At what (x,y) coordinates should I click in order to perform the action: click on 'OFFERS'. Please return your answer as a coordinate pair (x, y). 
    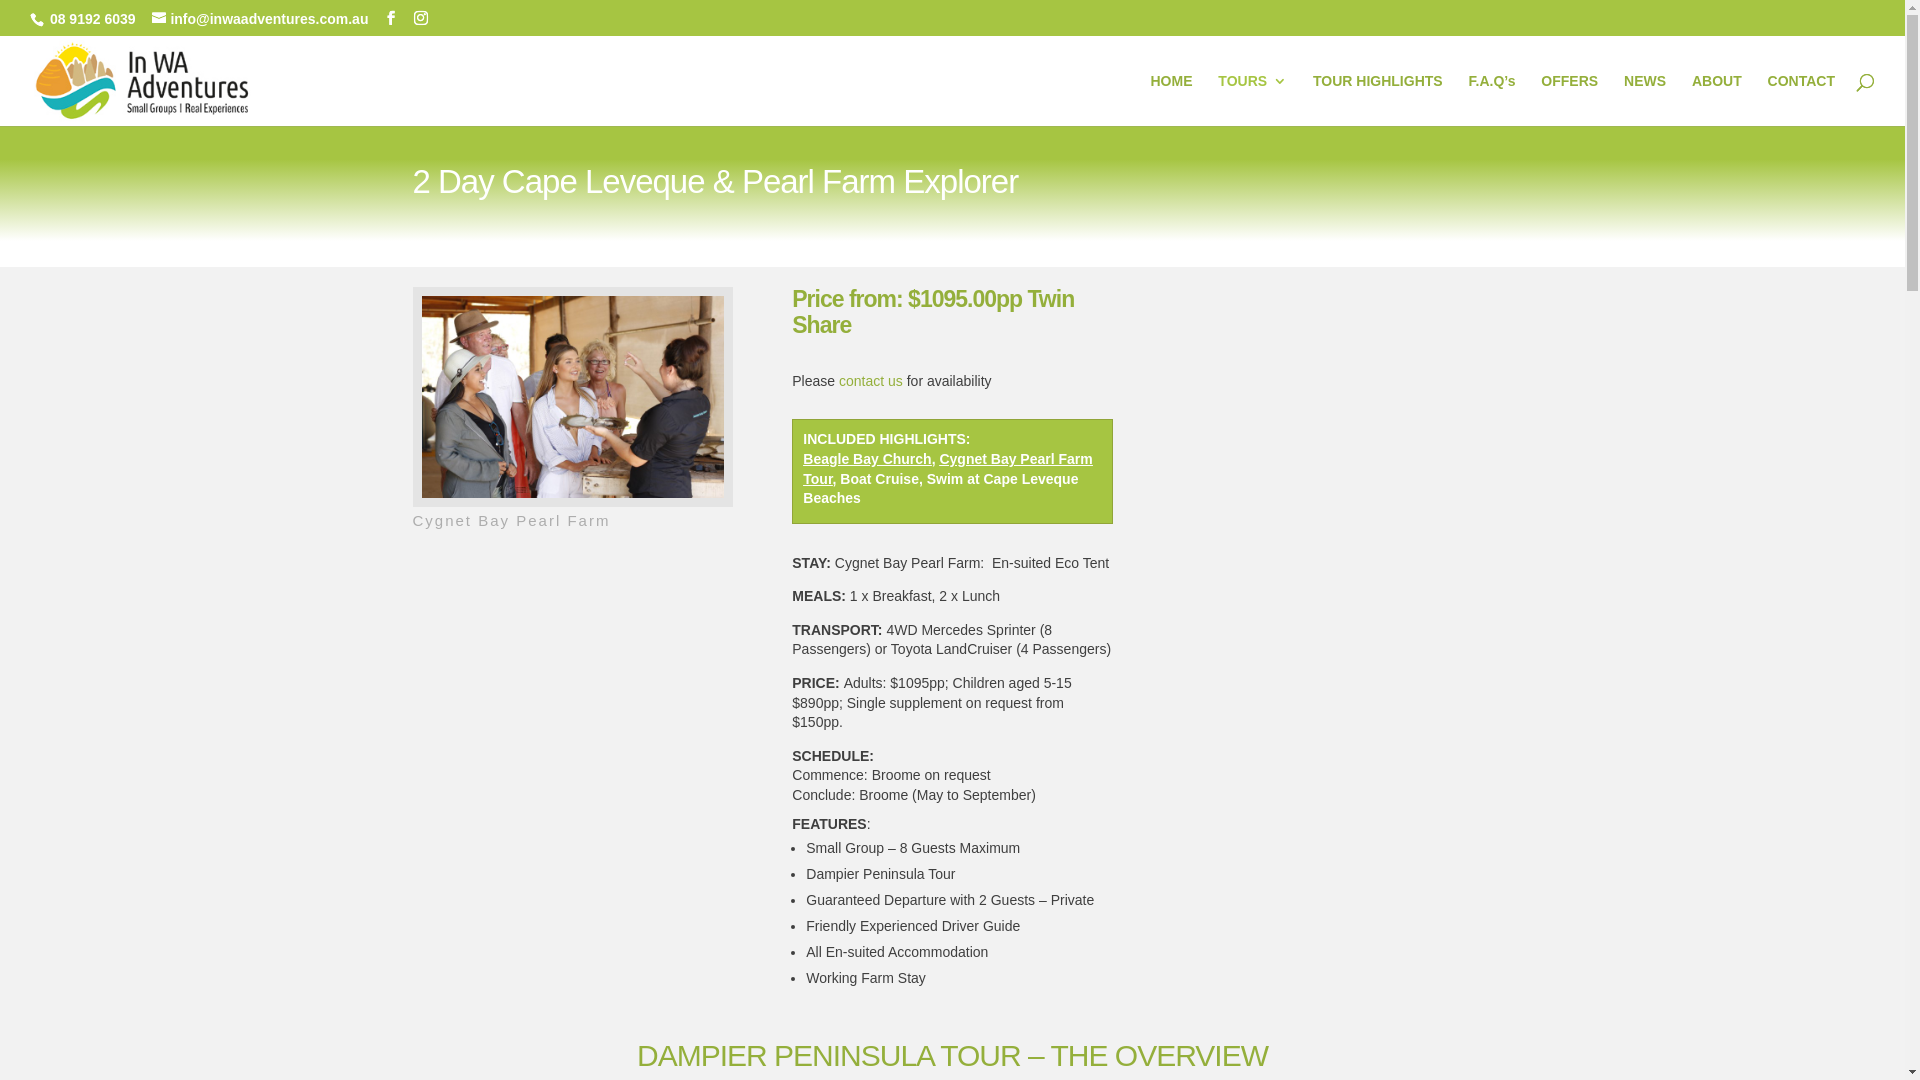
    Looking at the image, I should click on (1568, 100).